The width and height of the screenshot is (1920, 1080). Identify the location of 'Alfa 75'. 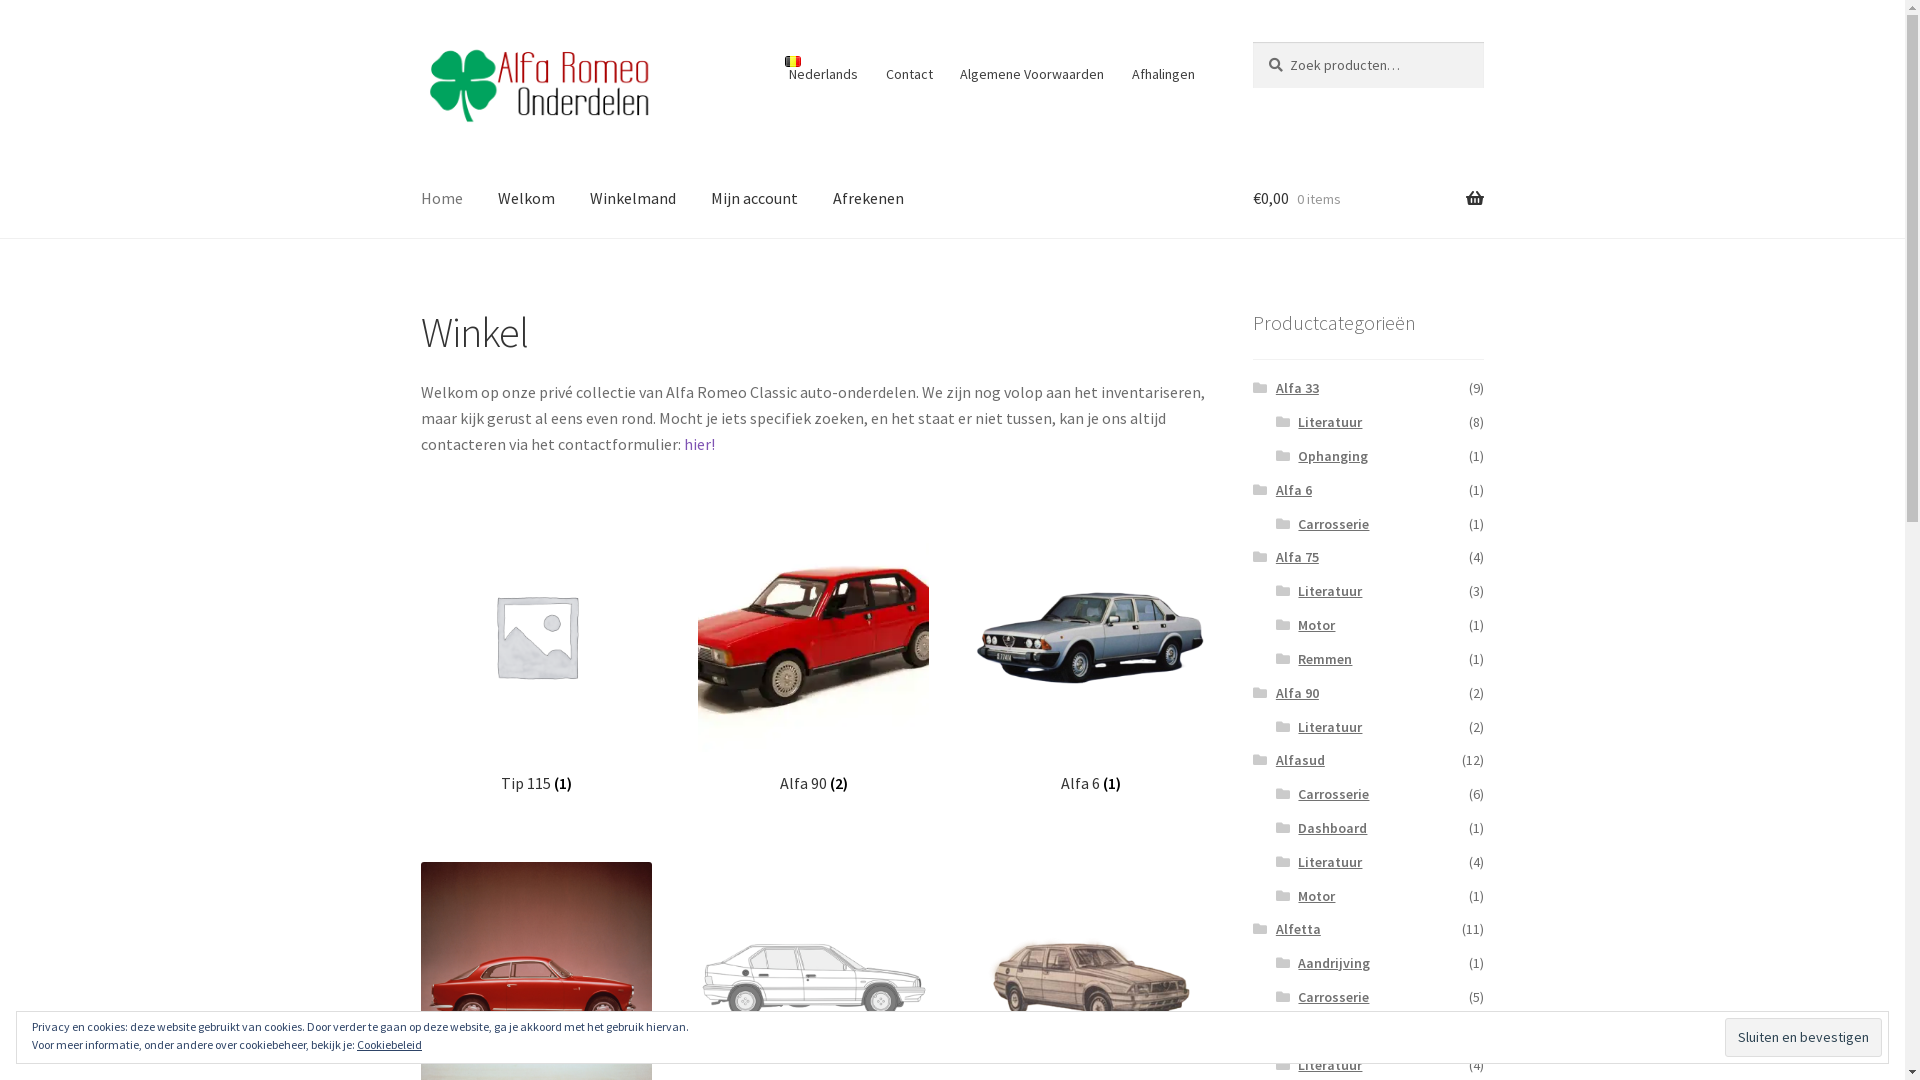
(1297, 556).